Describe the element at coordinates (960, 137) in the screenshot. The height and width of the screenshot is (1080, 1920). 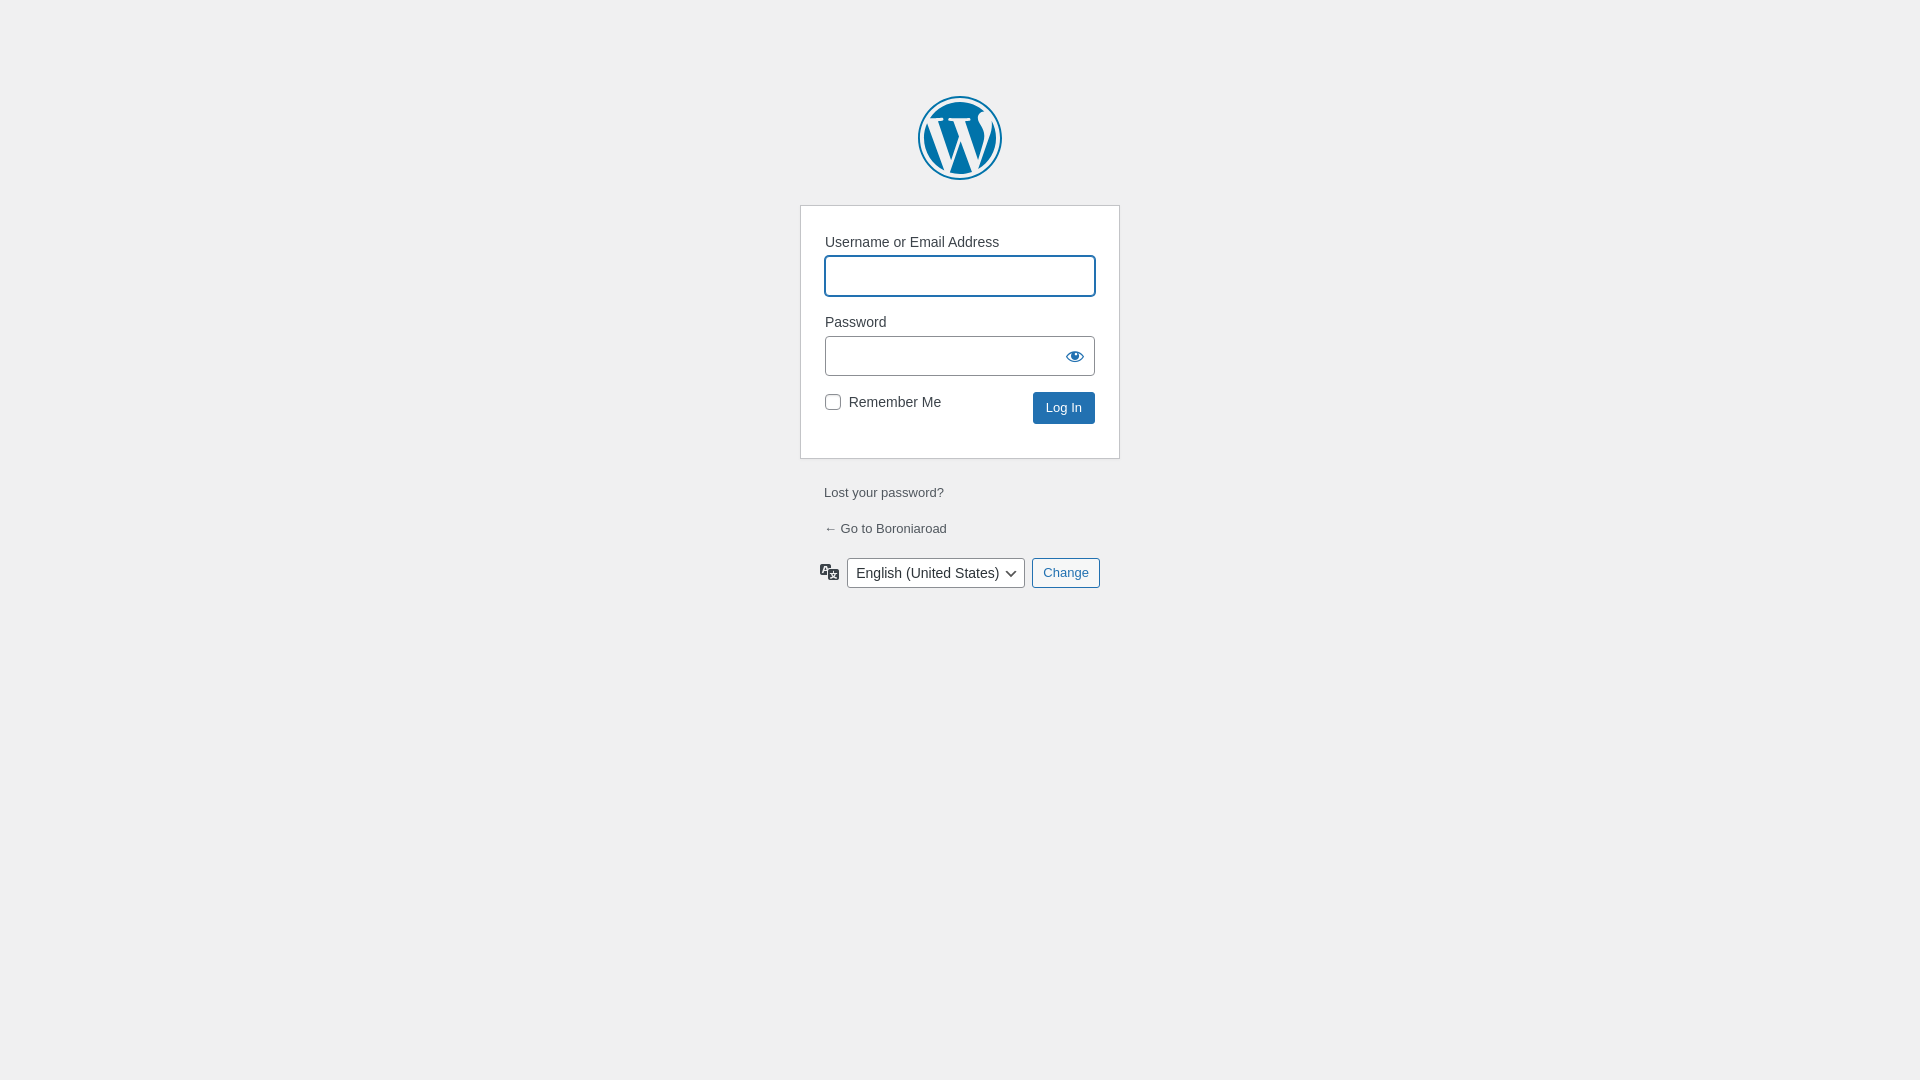
I see `'Powered by WordPress'` at that location.